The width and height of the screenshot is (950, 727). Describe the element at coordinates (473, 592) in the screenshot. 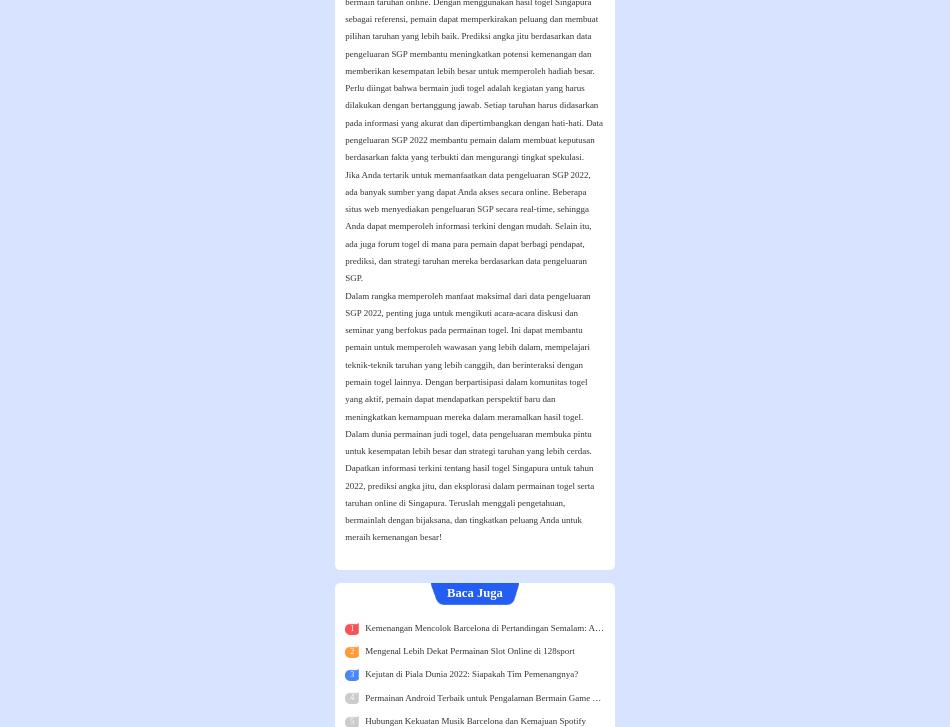

I see `'Baca Juga'` at that location.